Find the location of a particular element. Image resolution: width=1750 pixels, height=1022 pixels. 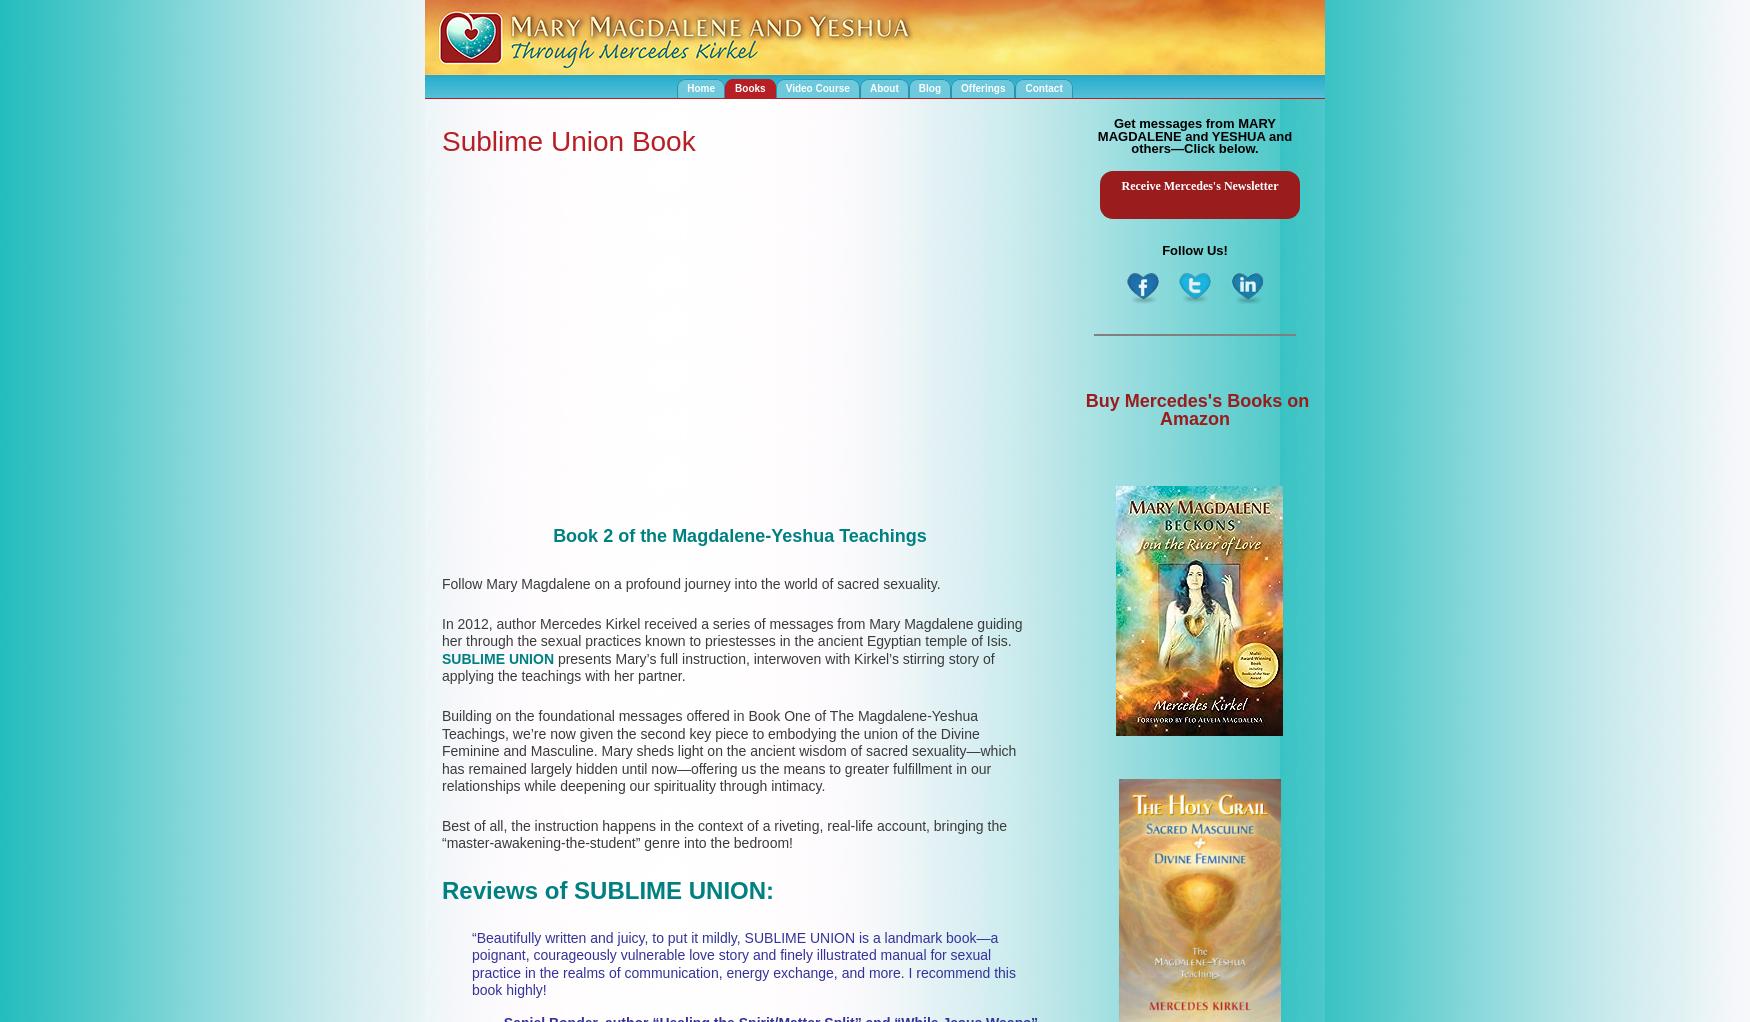

'Best of all, the instruction happens in the context of a riveting, real-life account, bringing the “master-awakening-the-student” genre into the bedroom!' is located at coordinates (724, 832).